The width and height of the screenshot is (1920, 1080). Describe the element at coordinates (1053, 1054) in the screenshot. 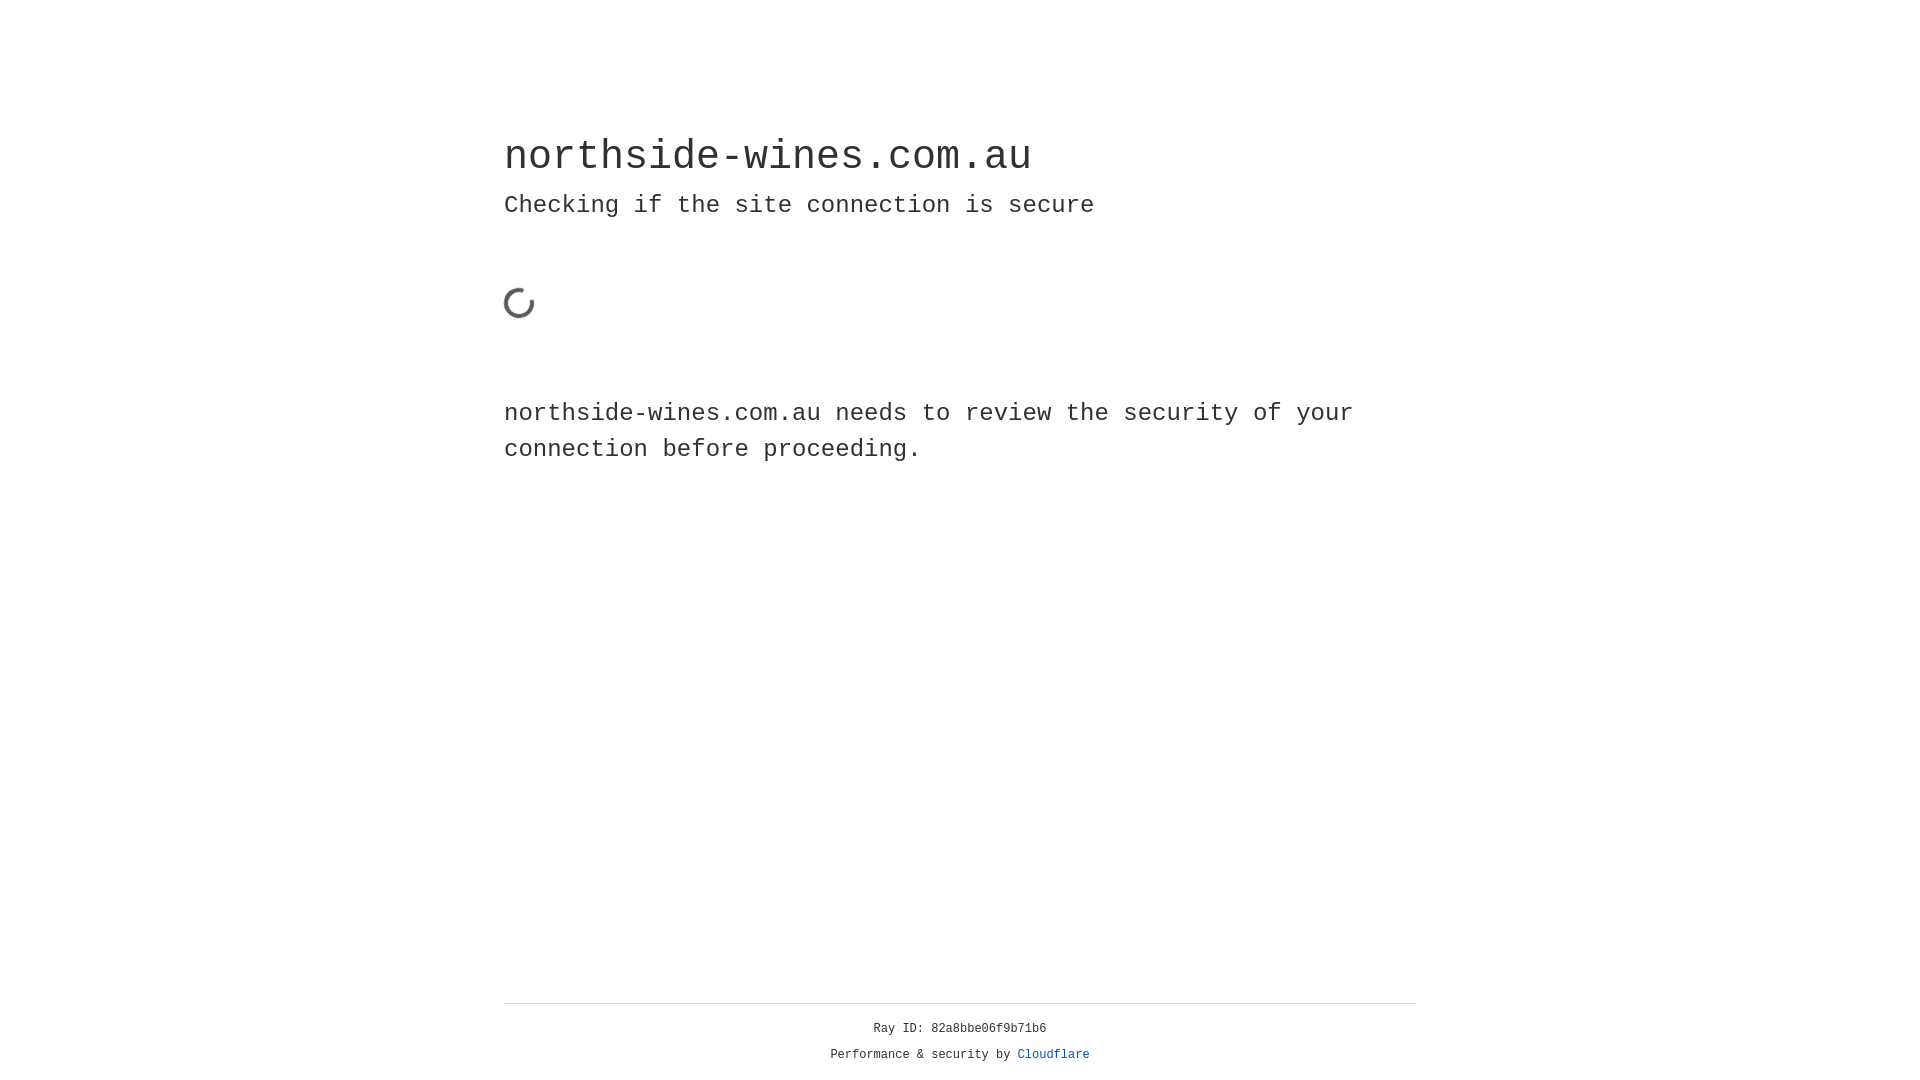

I see `'Cloudflare'` at that location.